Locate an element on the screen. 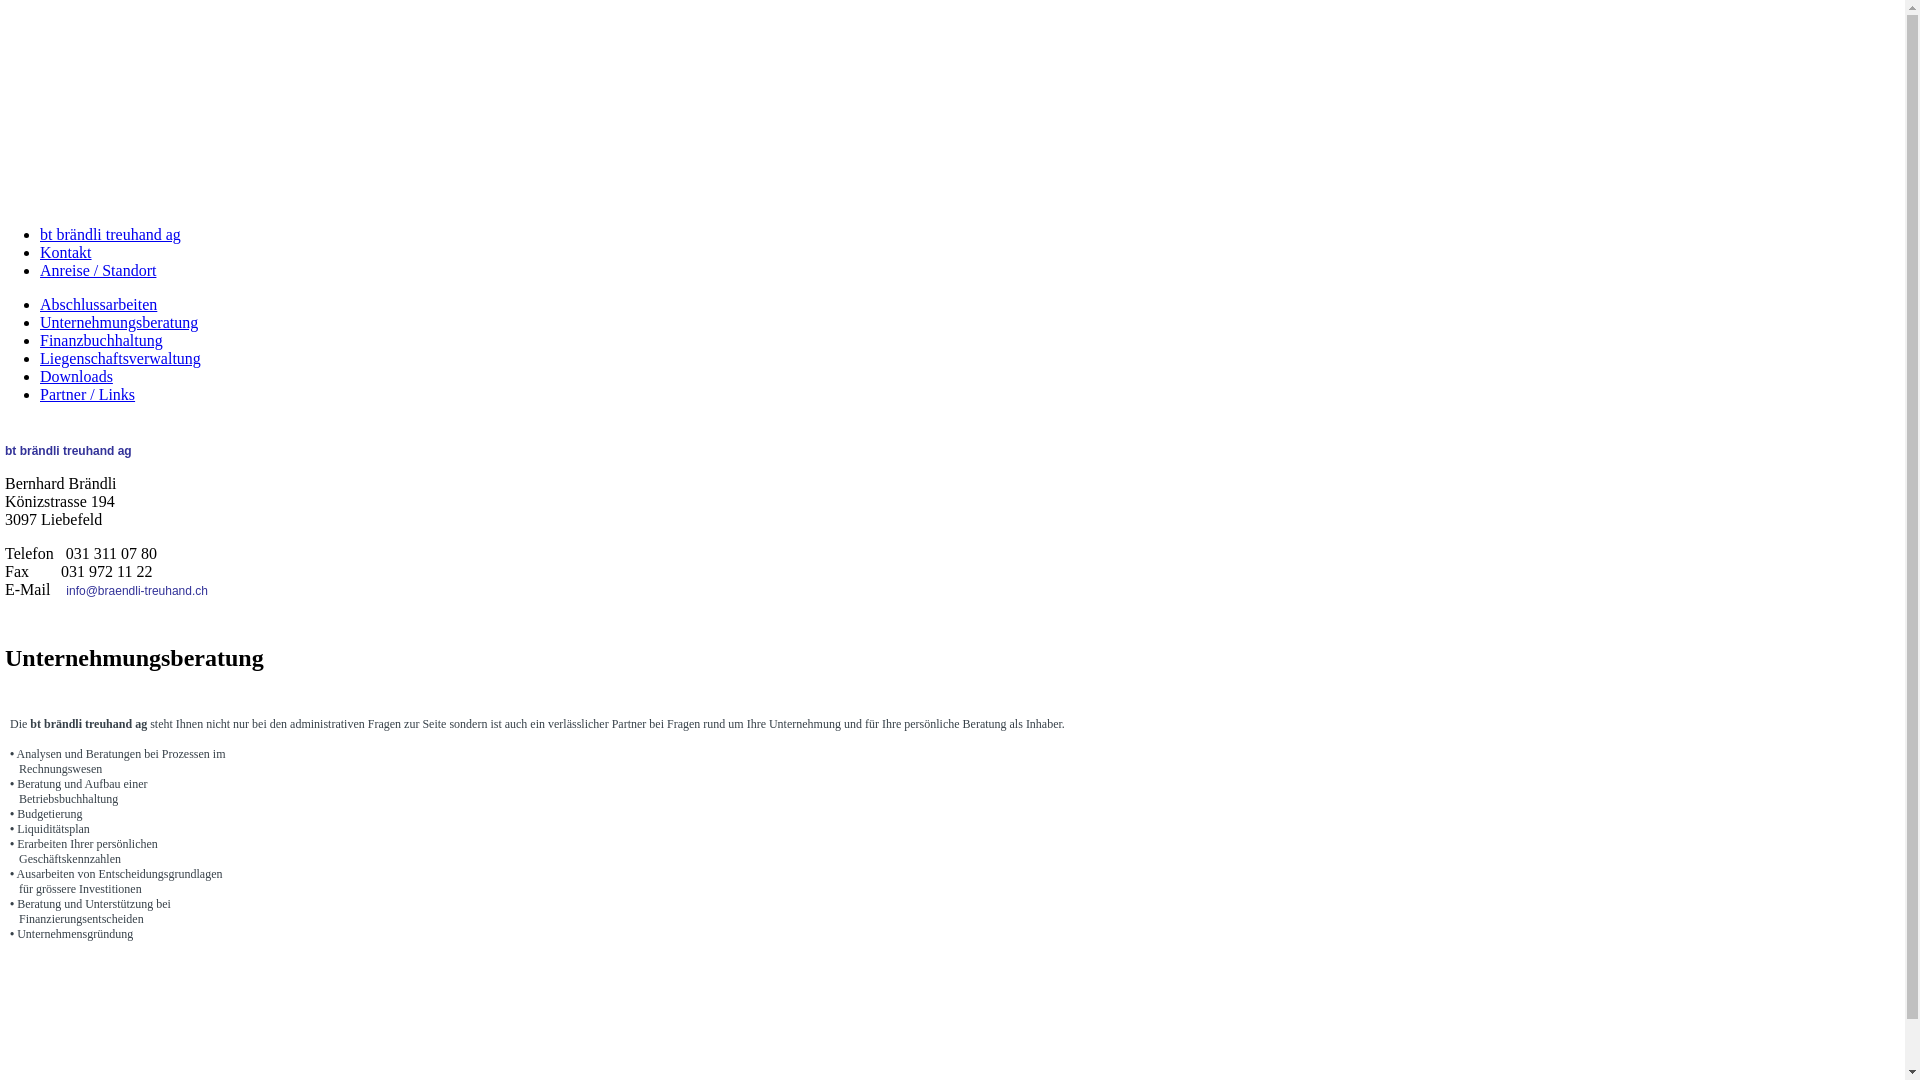 The width and height of the screenshot is (1920, 1080). 'Partner / Links' is located at coordinates (39, 394).